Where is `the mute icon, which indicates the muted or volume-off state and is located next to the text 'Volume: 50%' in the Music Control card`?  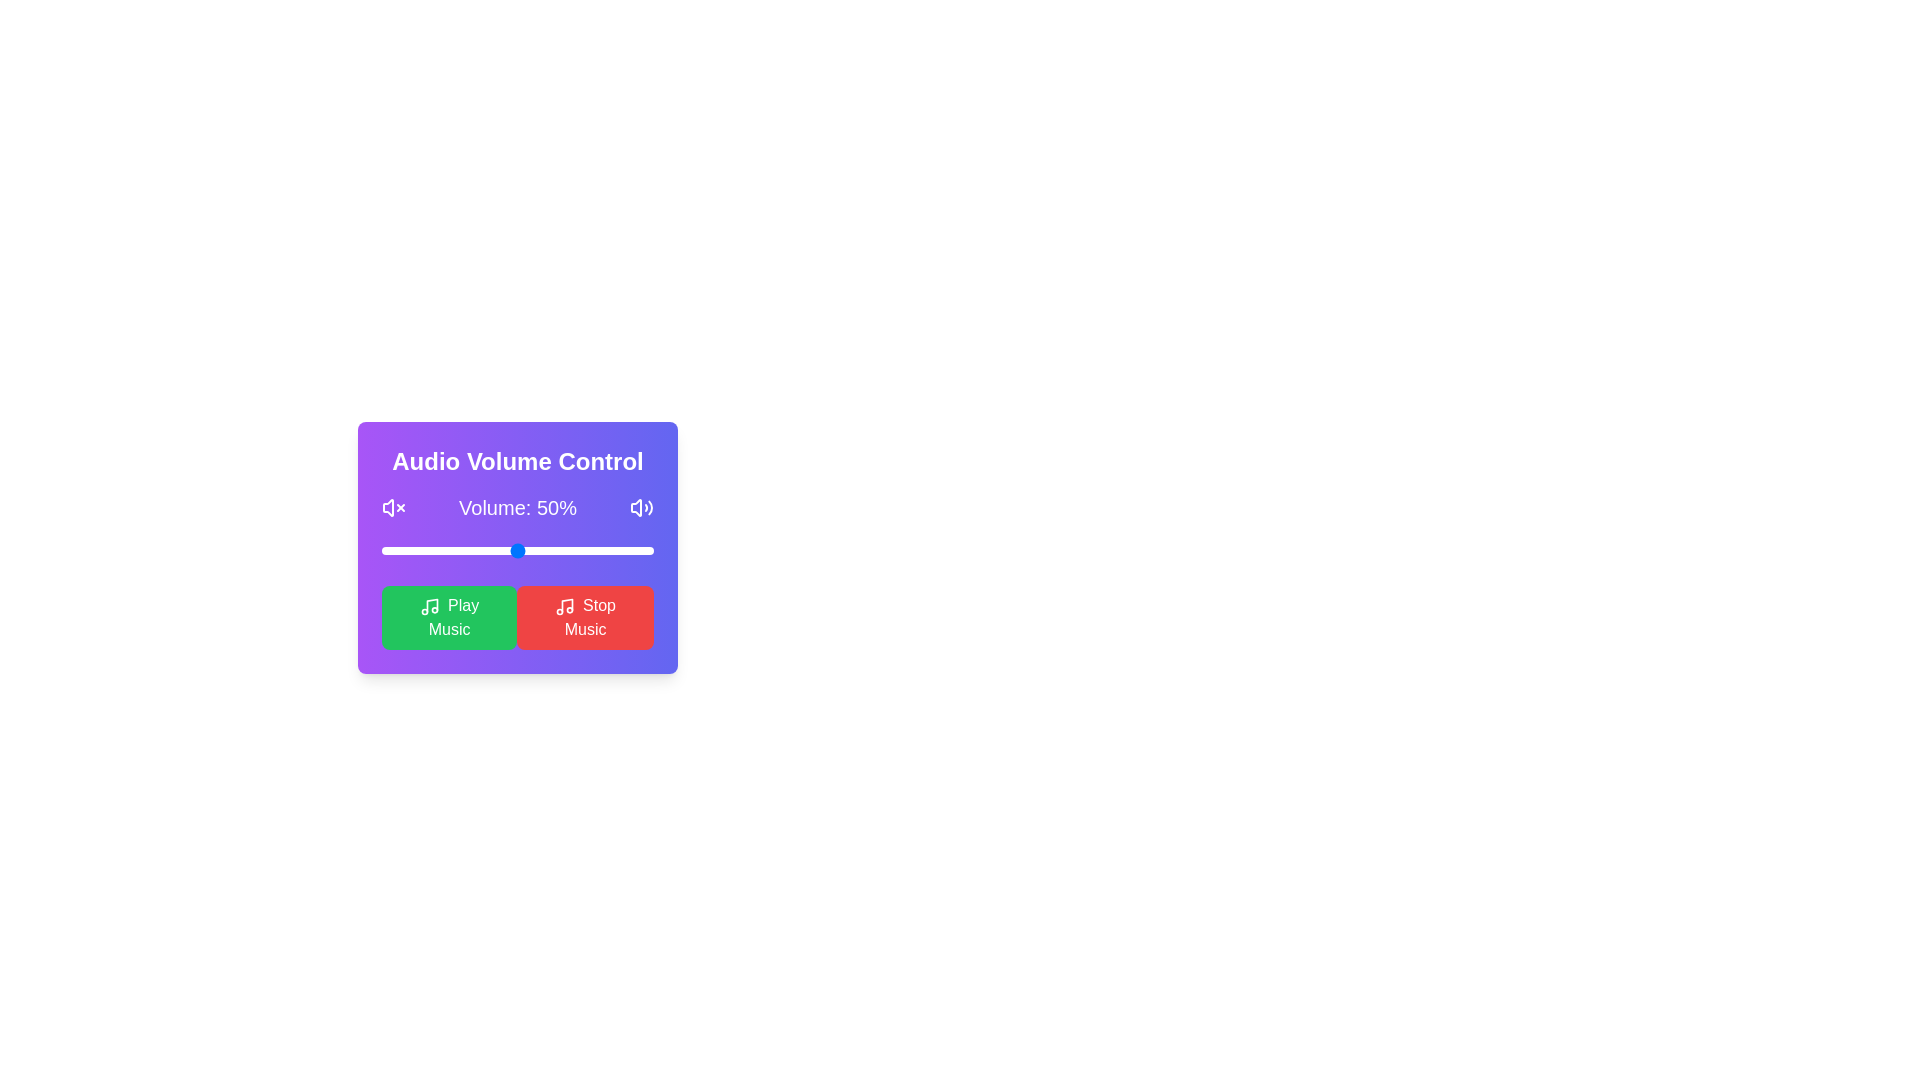 the mute icon, which indicates the muted or volume-off state and is located next to the text 'Volume: 50%' in the Music Control card is located at coordinates (388, 507).